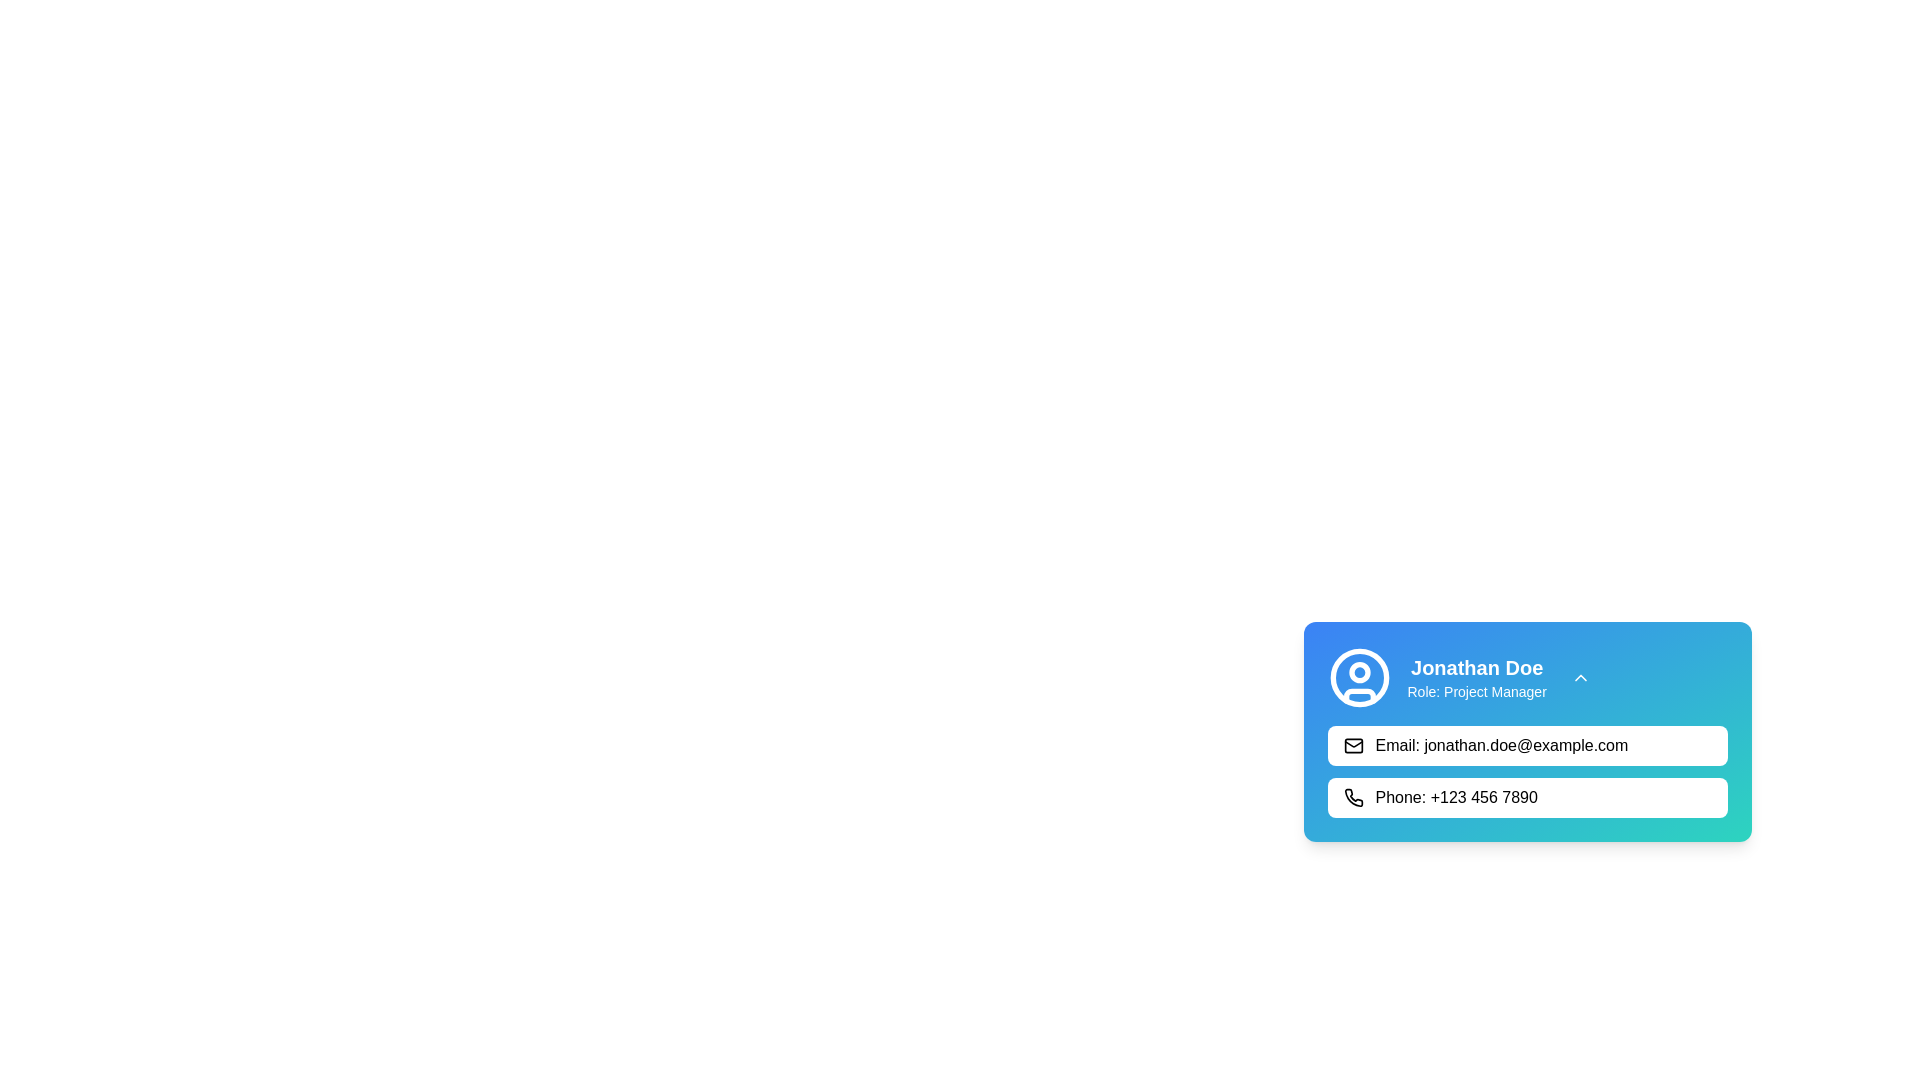  Describe the element at coordinates (1353, 745) in the screenshot. I see `the inner rectangle of the envelope icon in the contact card located at the bottom right of the interface, which represents the body of the envelope above the text 'Email: jonathan.doe@example.com'` at that location.